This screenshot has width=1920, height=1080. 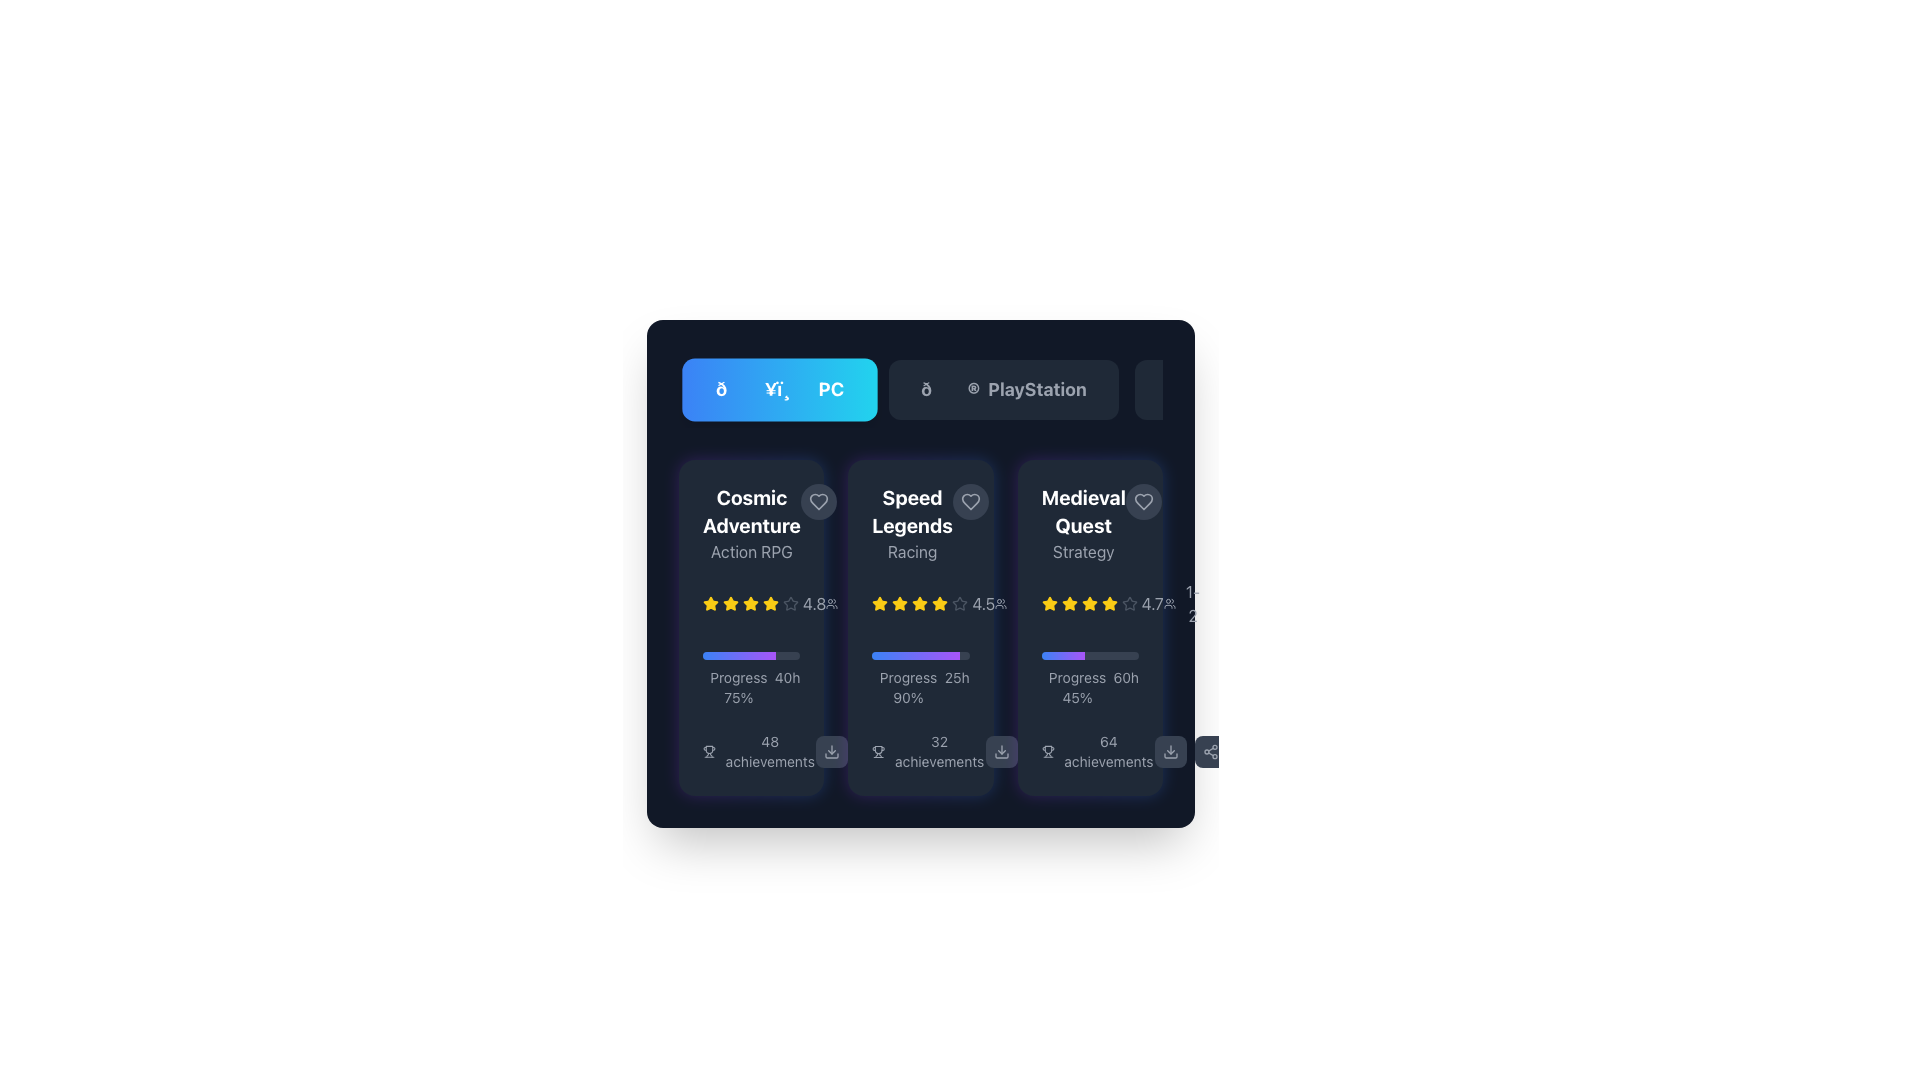 I want to click on the gray outlined five-pointed star icon associated with rating or favorite selection, located to the right of the text '4.5' in the 'Speed Legends' game card, so click(x=960, y=602).